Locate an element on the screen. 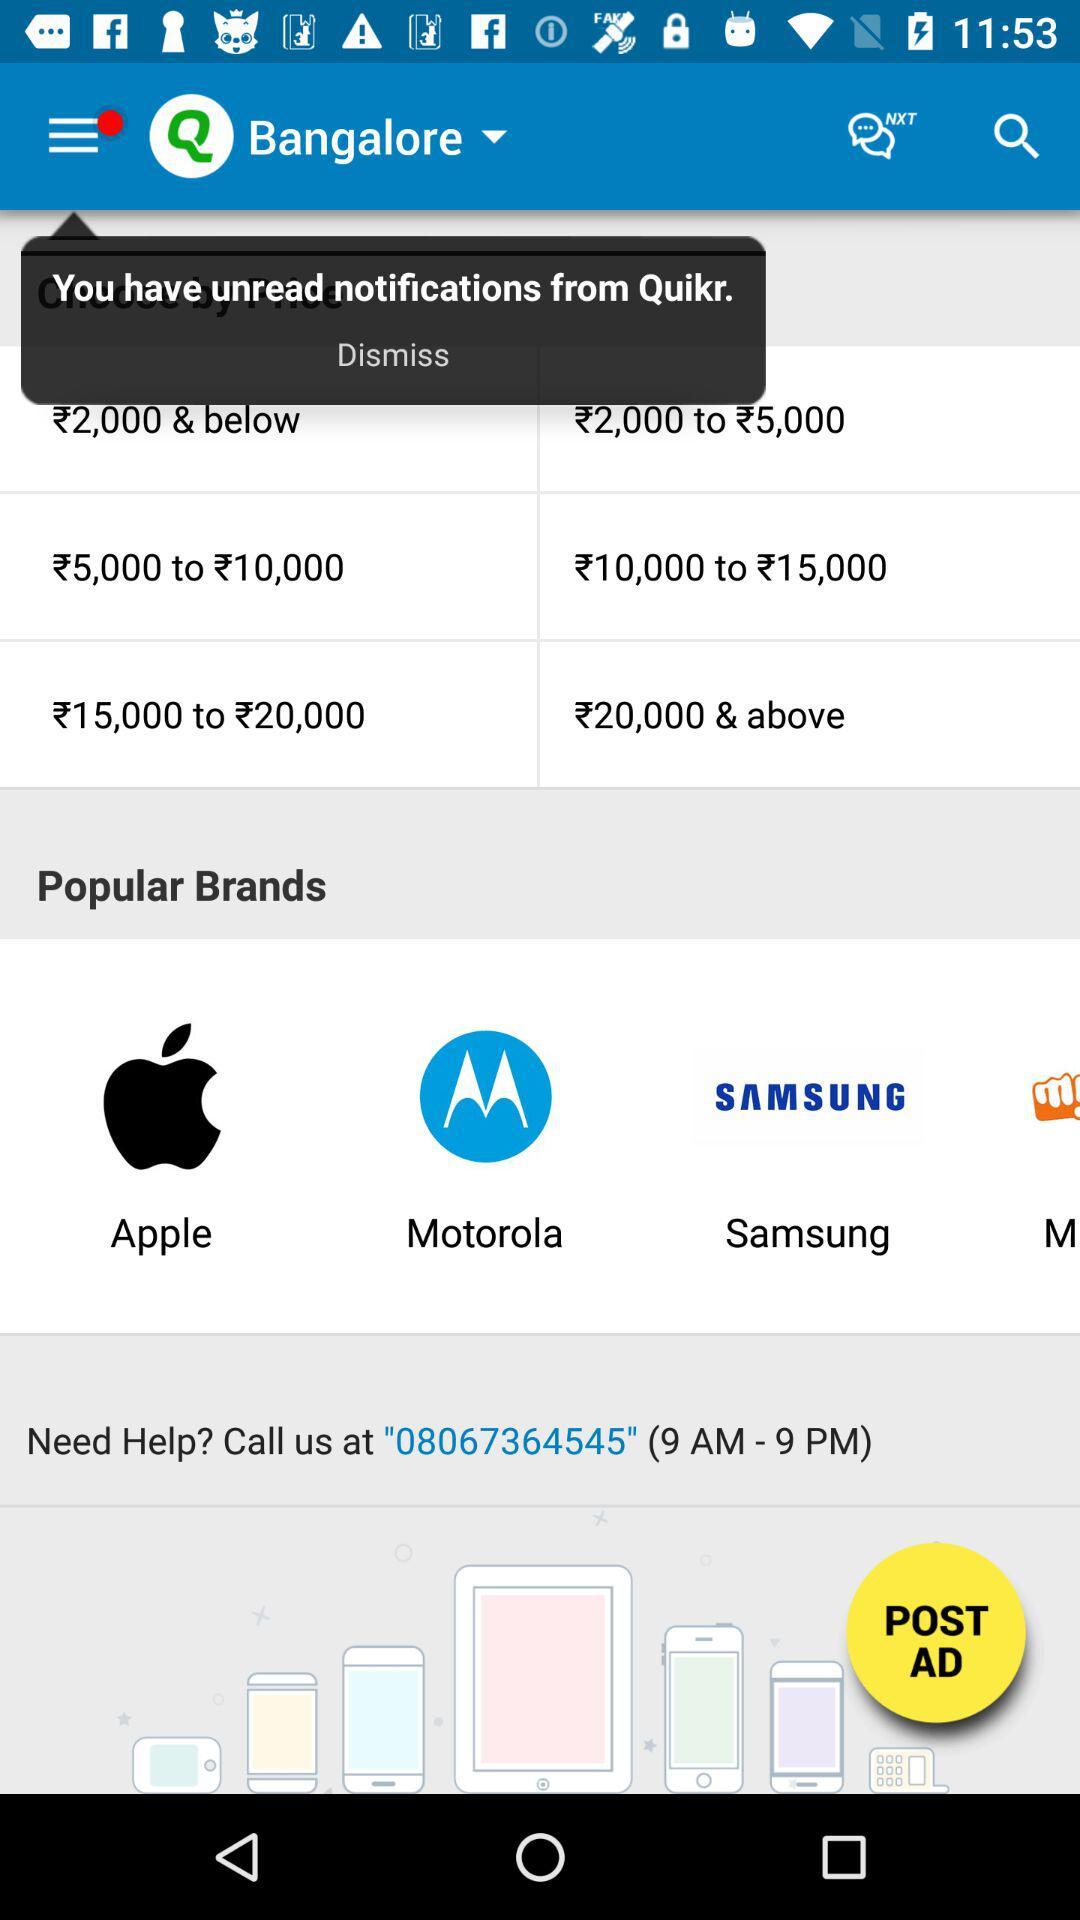  open chat is located at coordinates (882, 135).